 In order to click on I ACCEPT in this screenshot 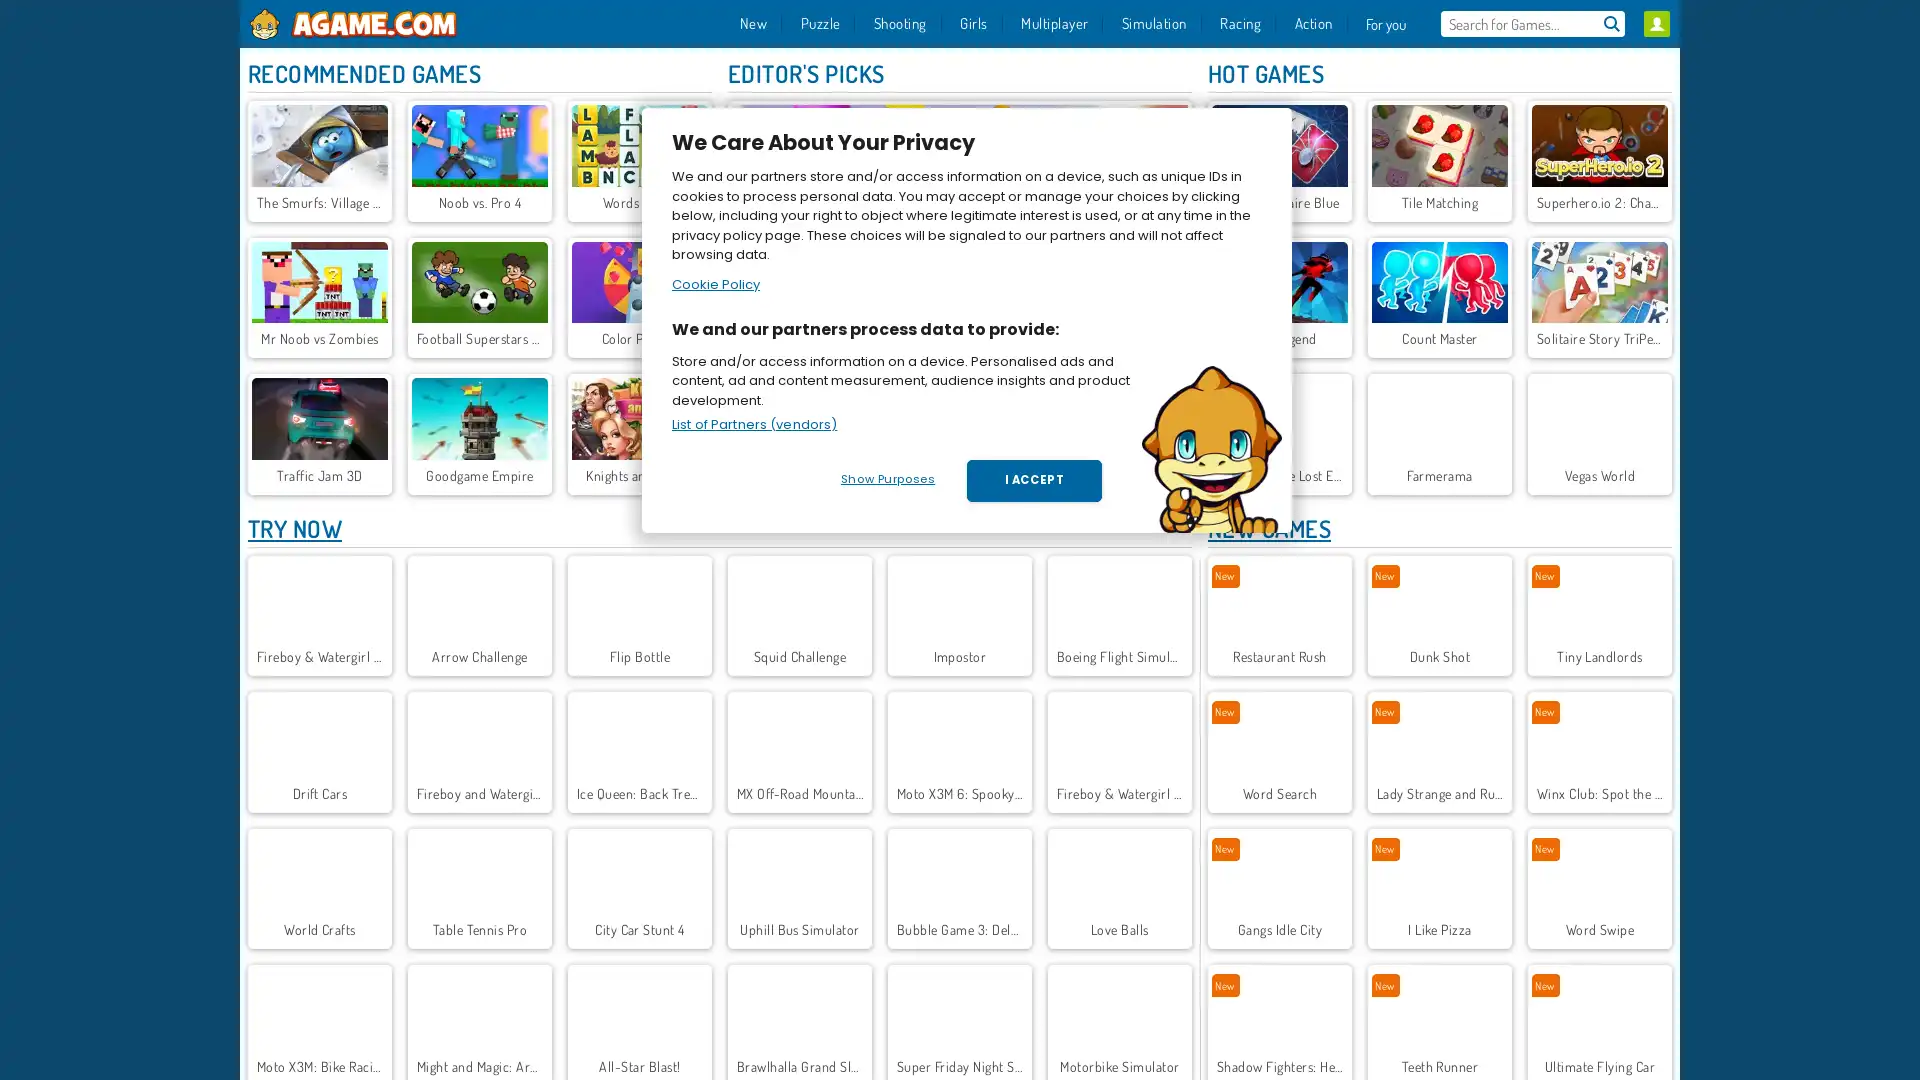, I will do `click(1034, 481)`.